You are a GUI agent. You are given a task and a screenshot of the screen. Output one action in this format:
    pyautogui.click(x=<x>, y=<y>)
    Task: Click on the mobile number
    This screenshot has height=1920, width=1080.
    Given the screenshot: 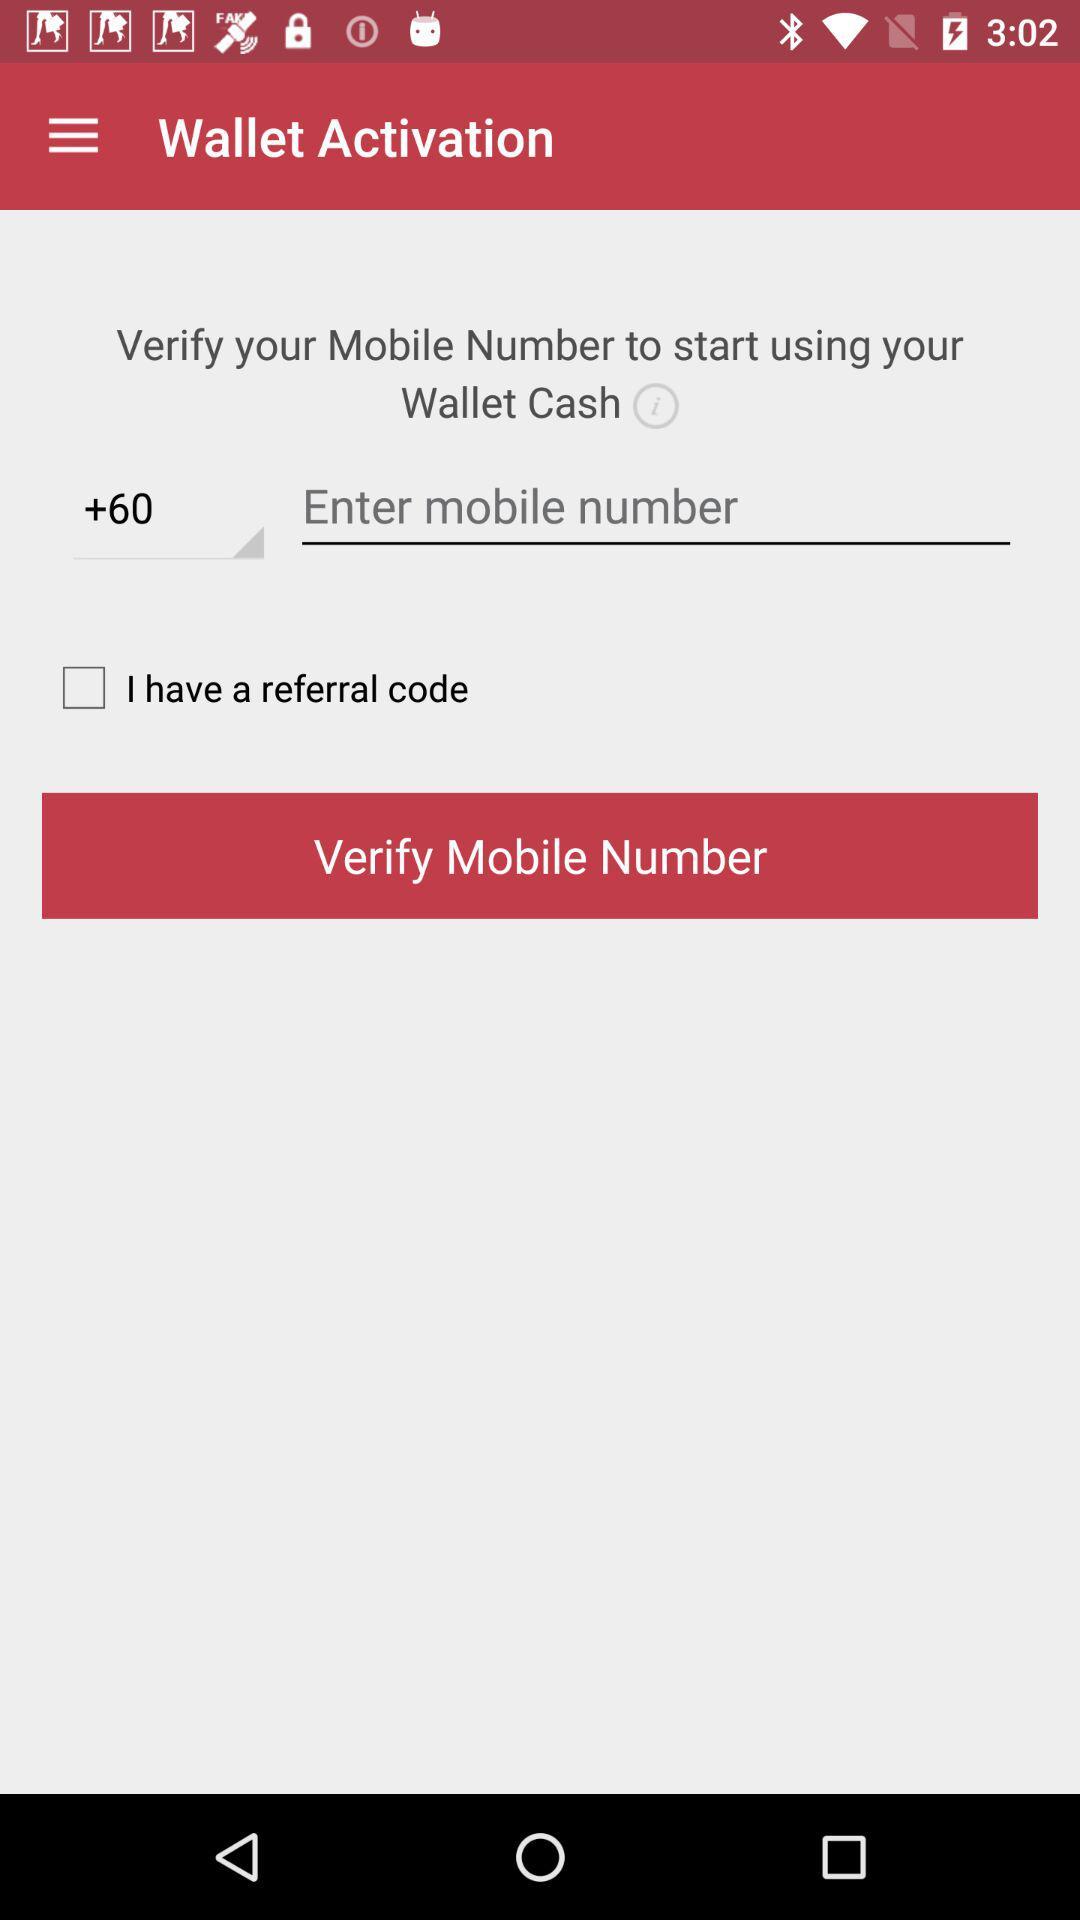 What is the action you would take?
    pyautogui.click(x=656, y=506)
    